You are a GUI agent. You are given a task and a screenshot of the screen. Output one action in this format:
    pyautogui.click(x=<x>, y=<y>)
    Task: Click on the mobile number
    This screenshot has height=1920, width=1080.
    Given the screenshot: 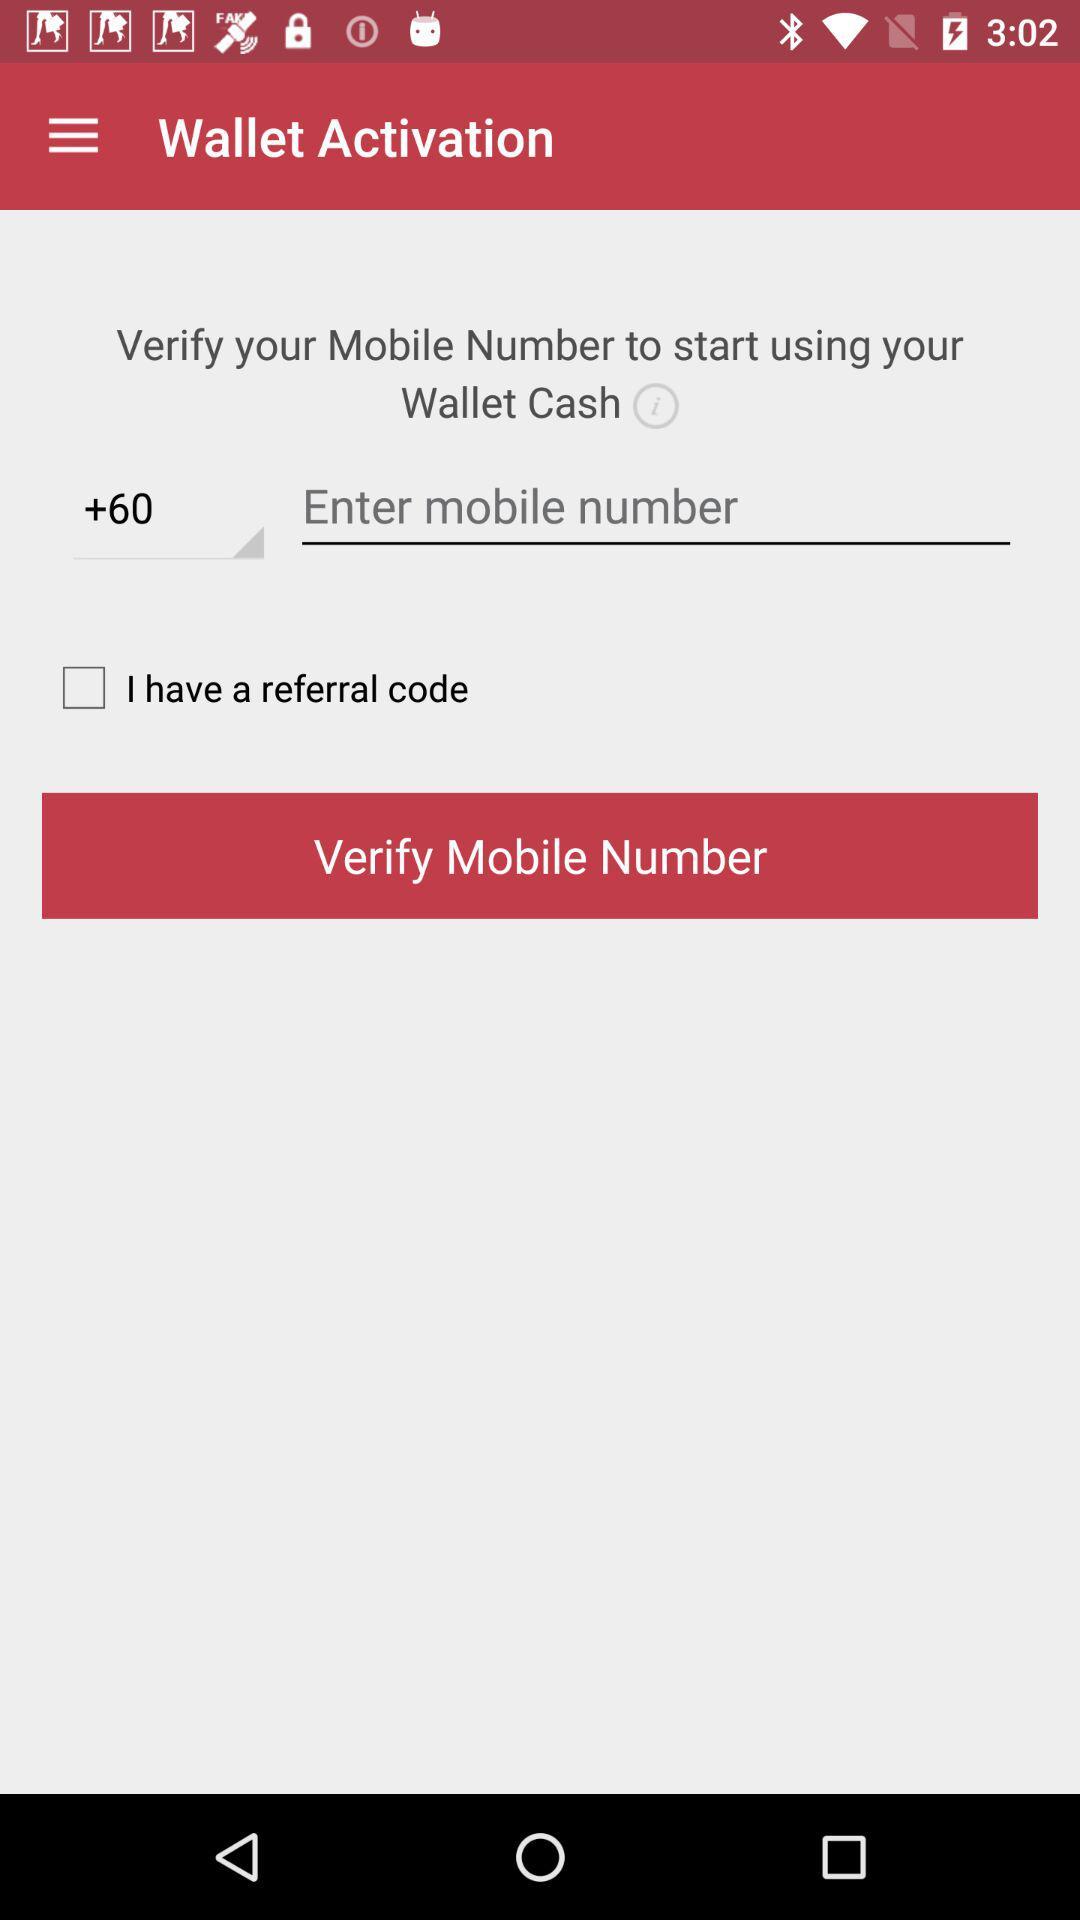 What is the action you would take?
    pyautogui.click(x=656, y=506)
    